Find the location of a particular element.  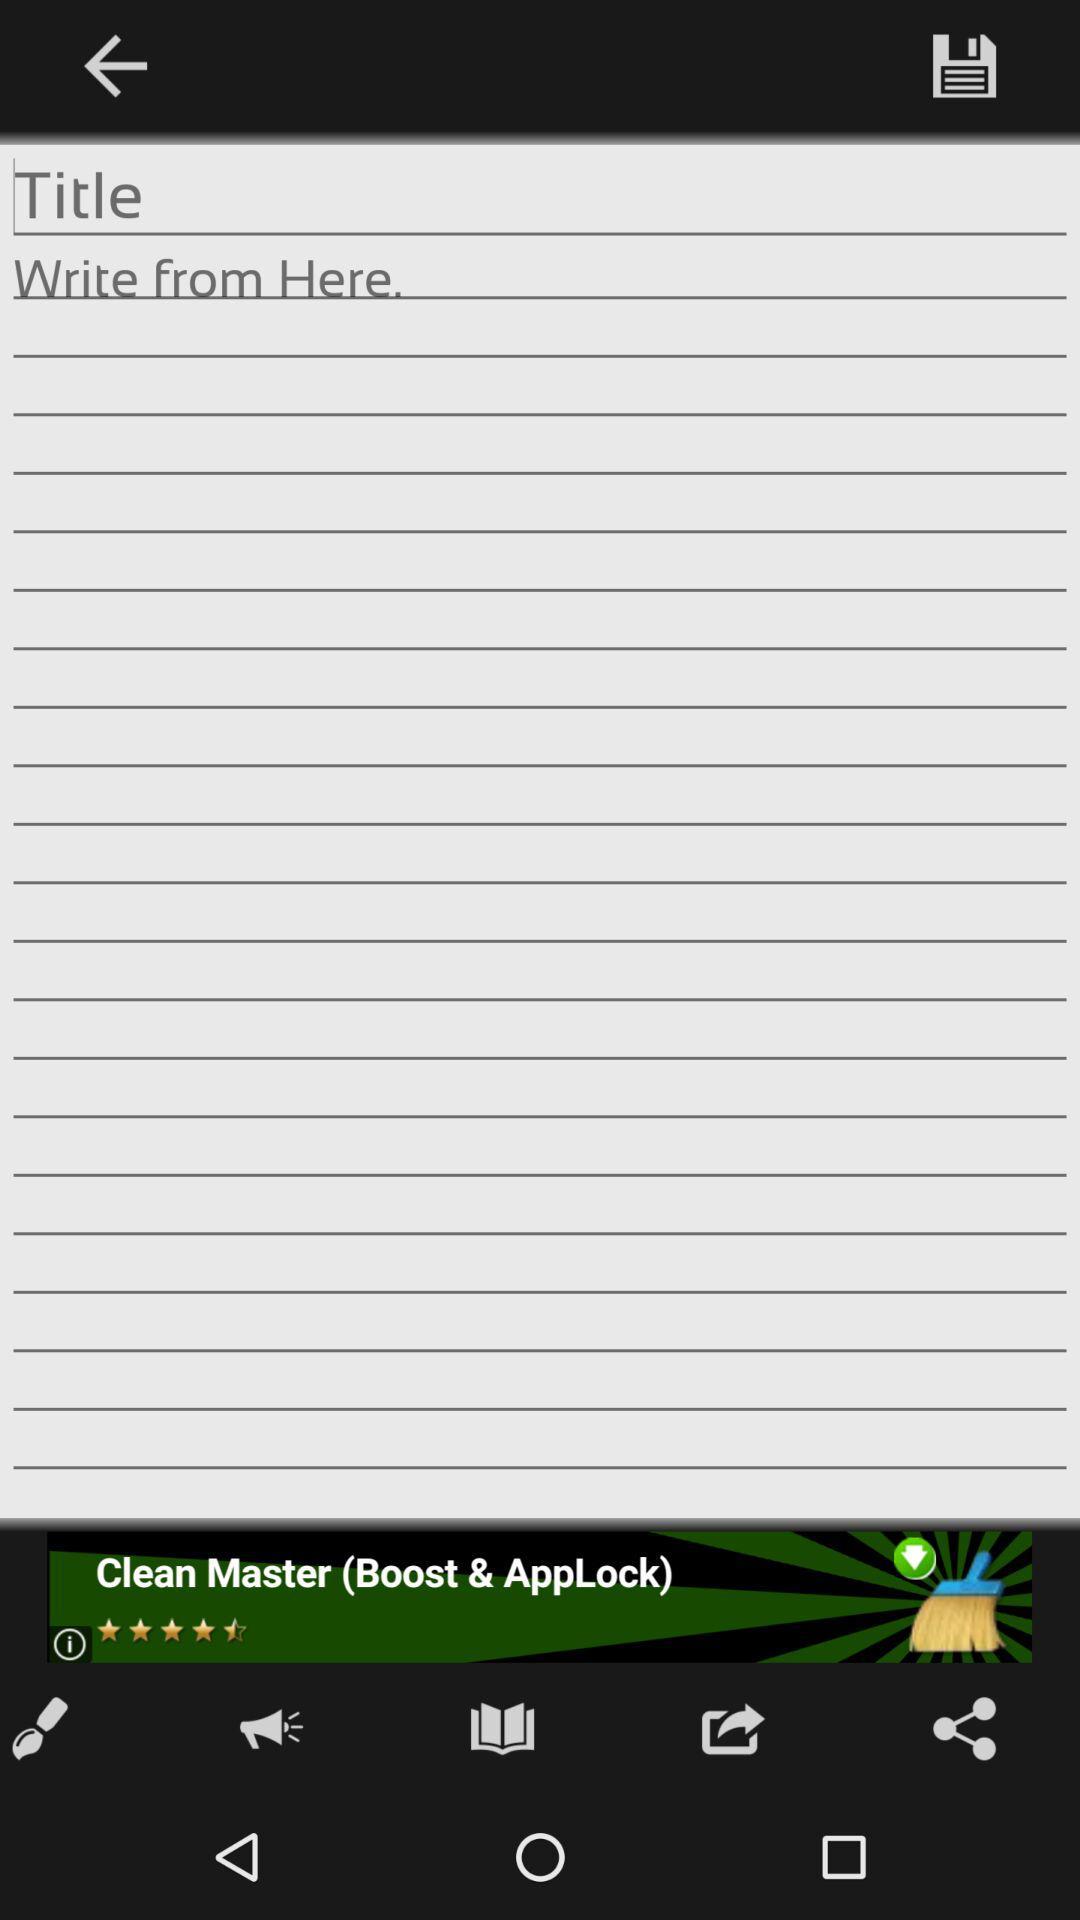

the edit icon is located at coordinates (76, 1727).